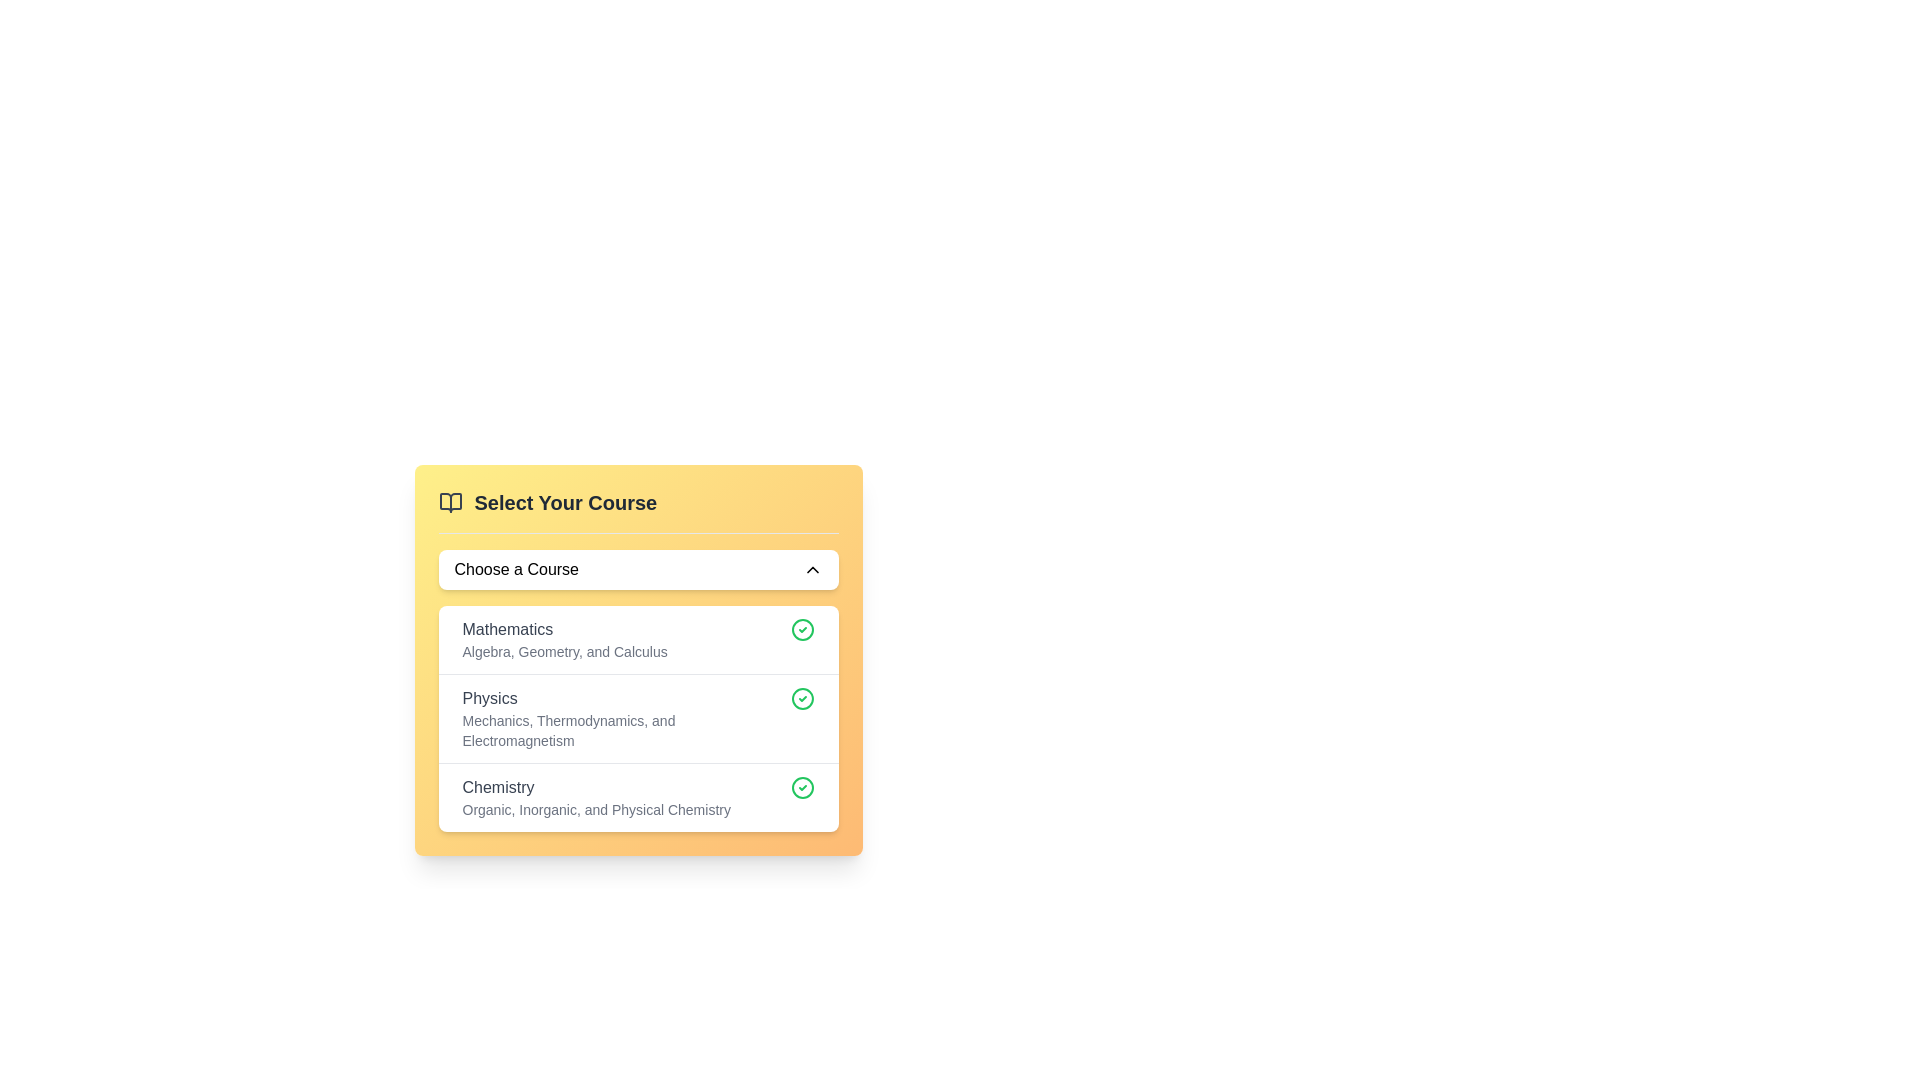  Describe the element at coordinates (637, 640) in the screenshot. I see `the interactive list item displaying the heading 'Mathematics'` at that location.